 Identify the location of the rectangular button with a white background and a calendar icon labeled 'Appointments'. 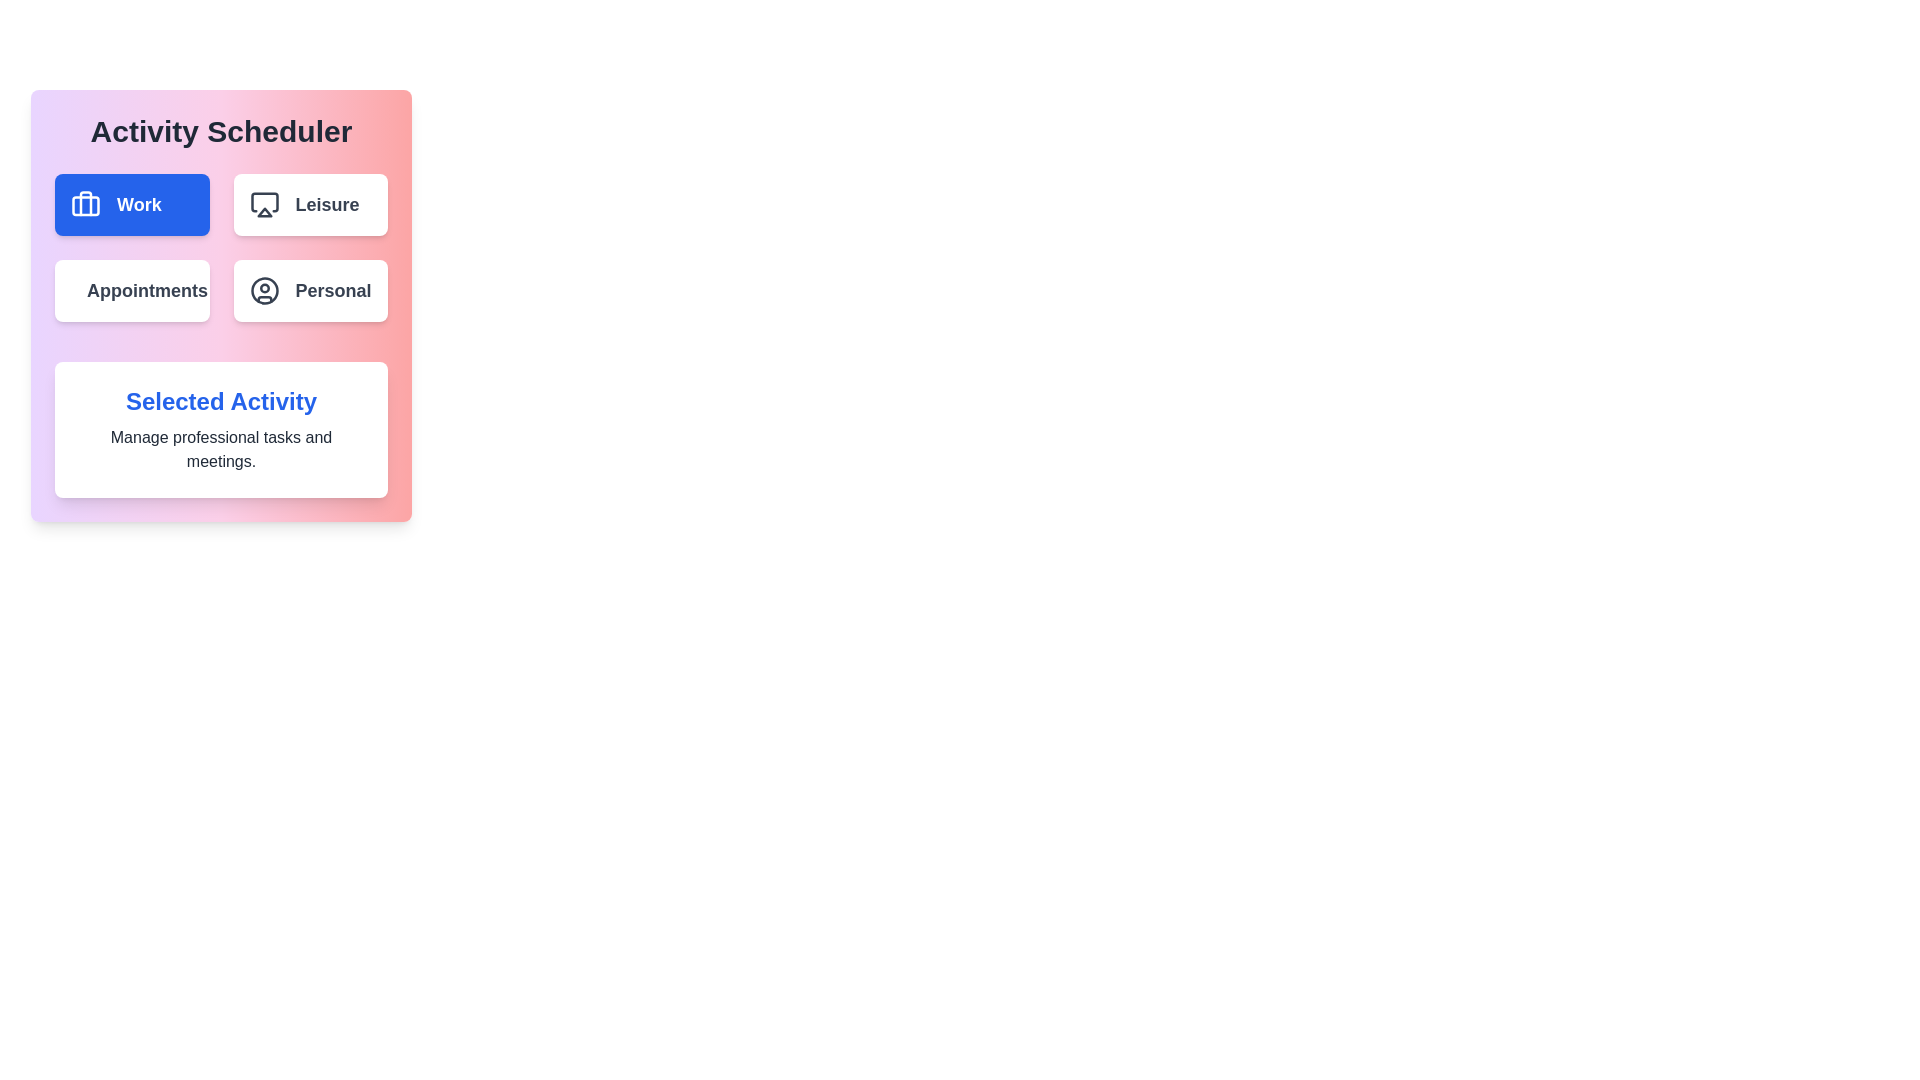
(131, 290).